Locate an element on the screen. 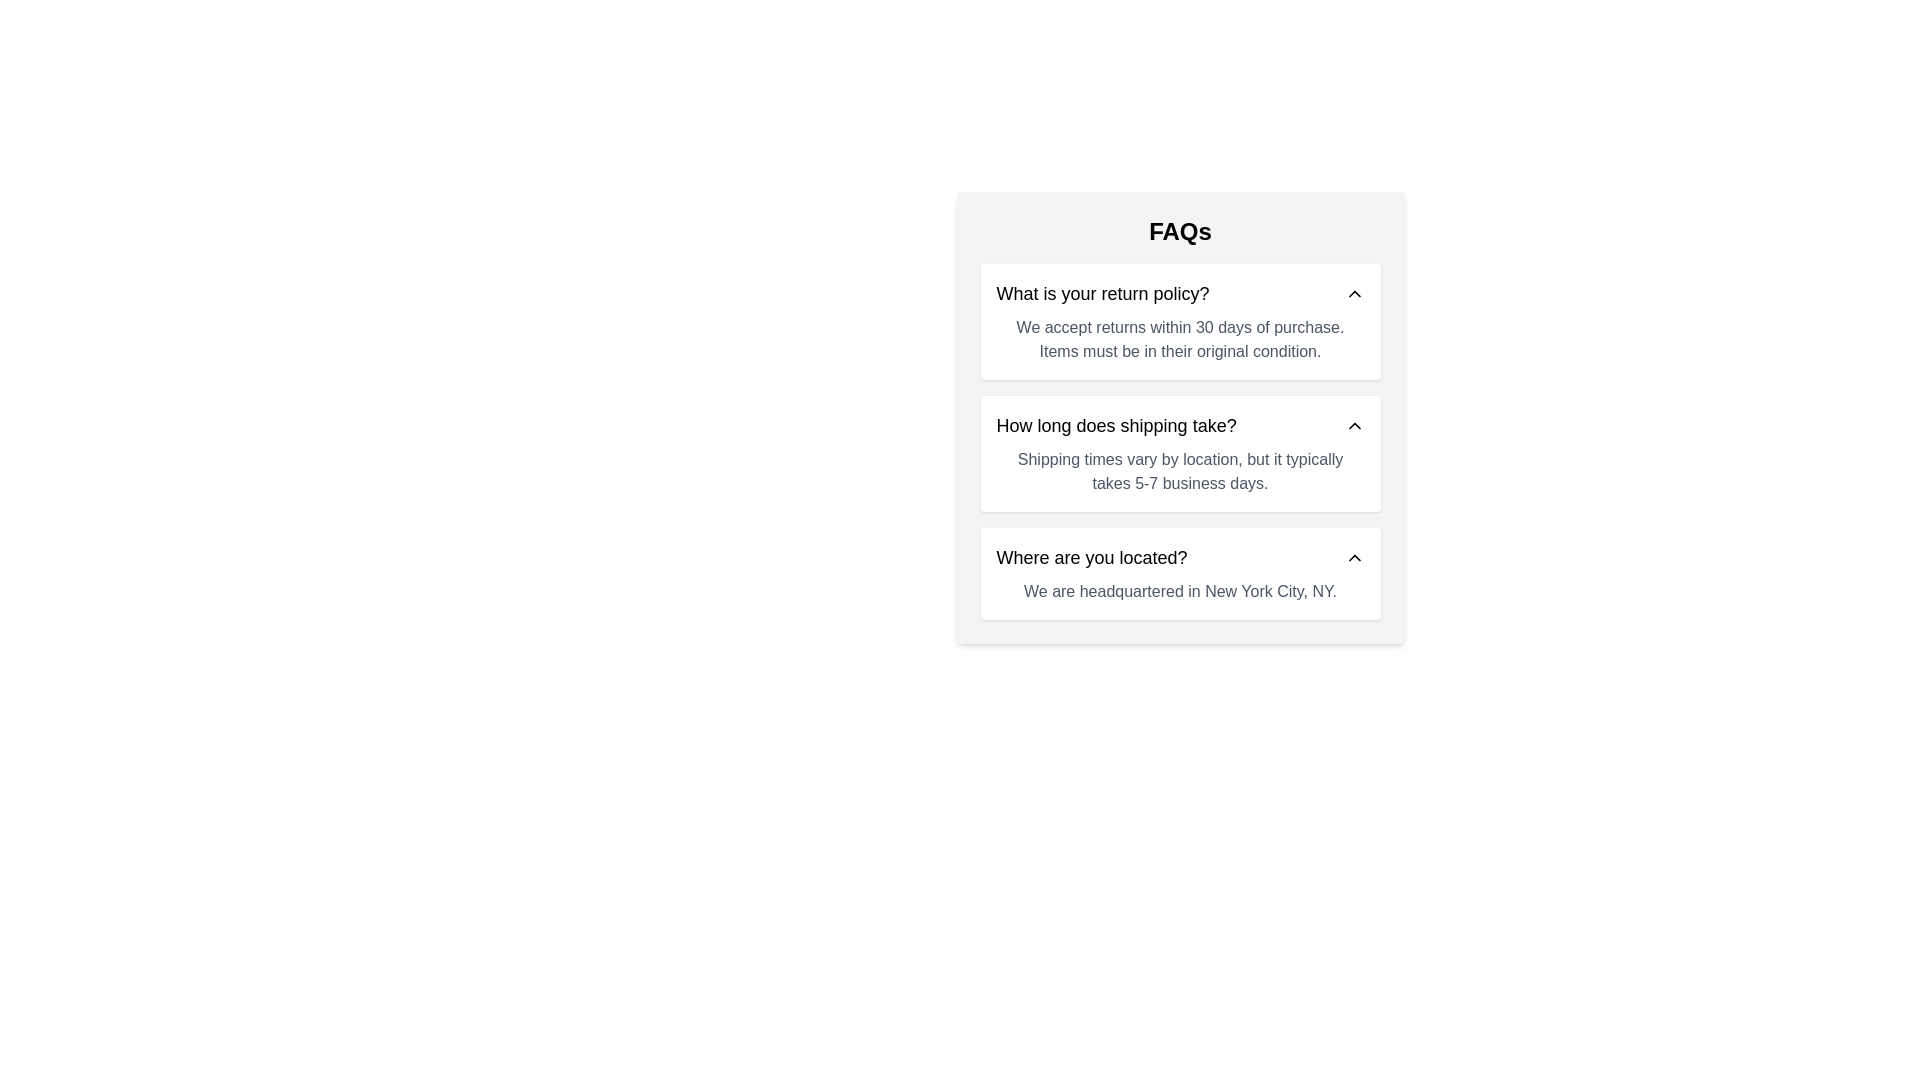 This screenshot has width=1920, height=1080. the text block containing the message 'We accept returns within 30 days of purchase. Items must be in their original condition.' which is located below the heading 'What is your return policy?' in the FAQ section is located at coordinates (1180, 338).